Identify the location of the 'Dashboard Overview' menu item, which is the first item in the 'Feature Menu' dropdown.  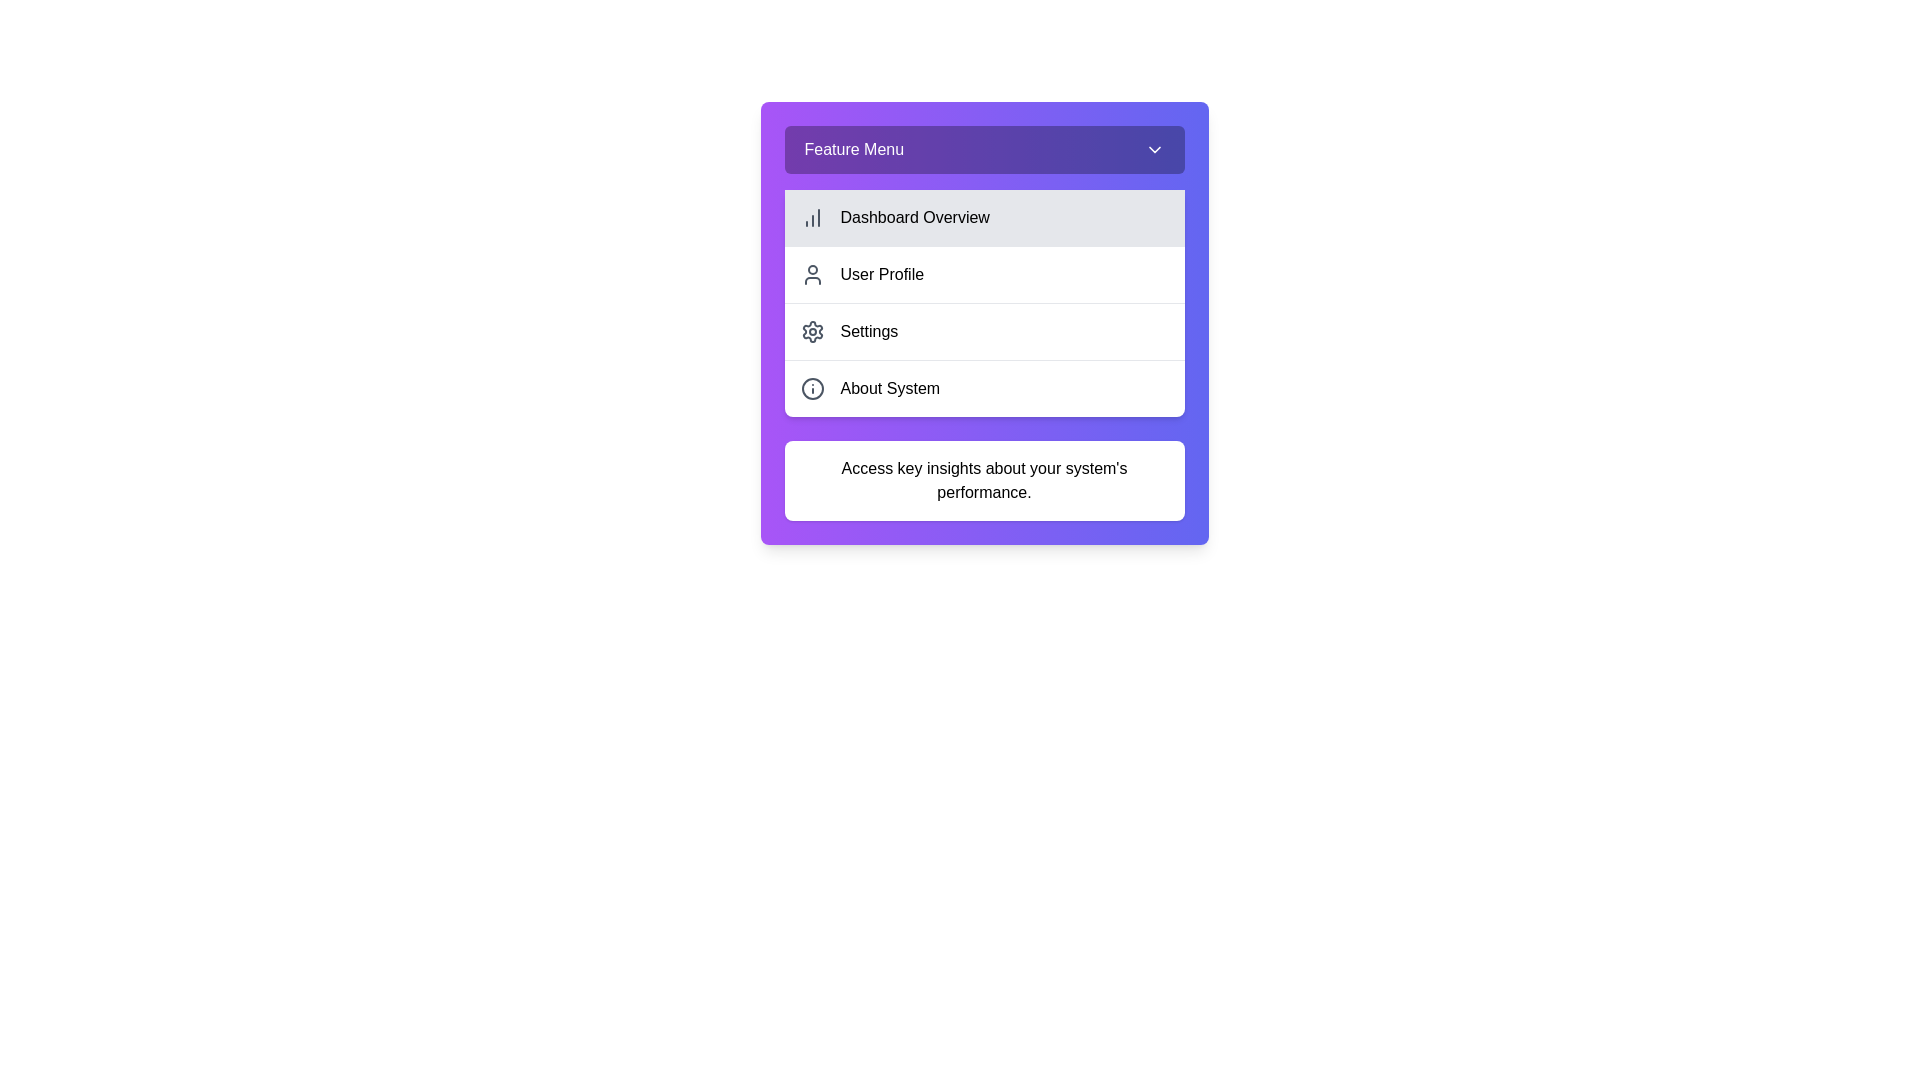
(984, 218).